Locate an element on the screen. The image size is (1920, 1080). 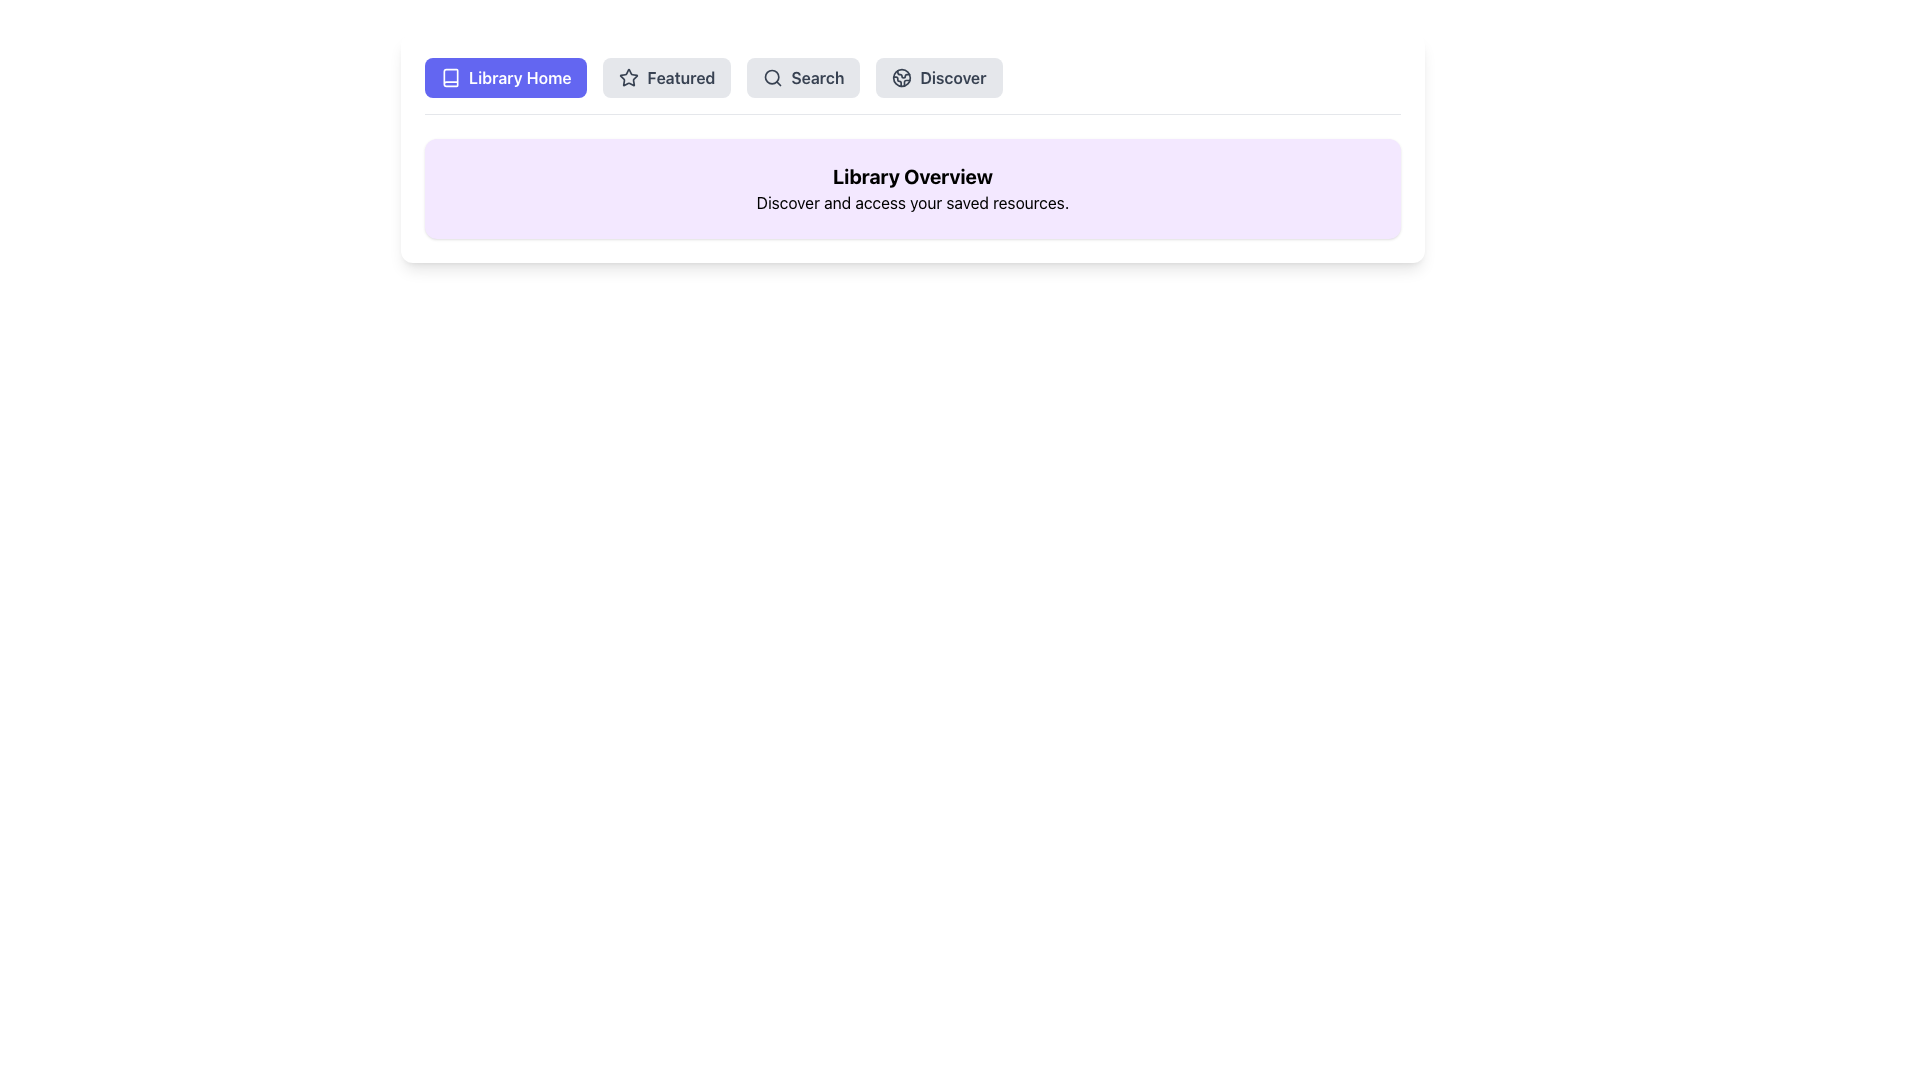
the 'Library Home' icon located at the leftmost side of the 'Library Home' button in the header section of the application is located at coordinates (450, 76).